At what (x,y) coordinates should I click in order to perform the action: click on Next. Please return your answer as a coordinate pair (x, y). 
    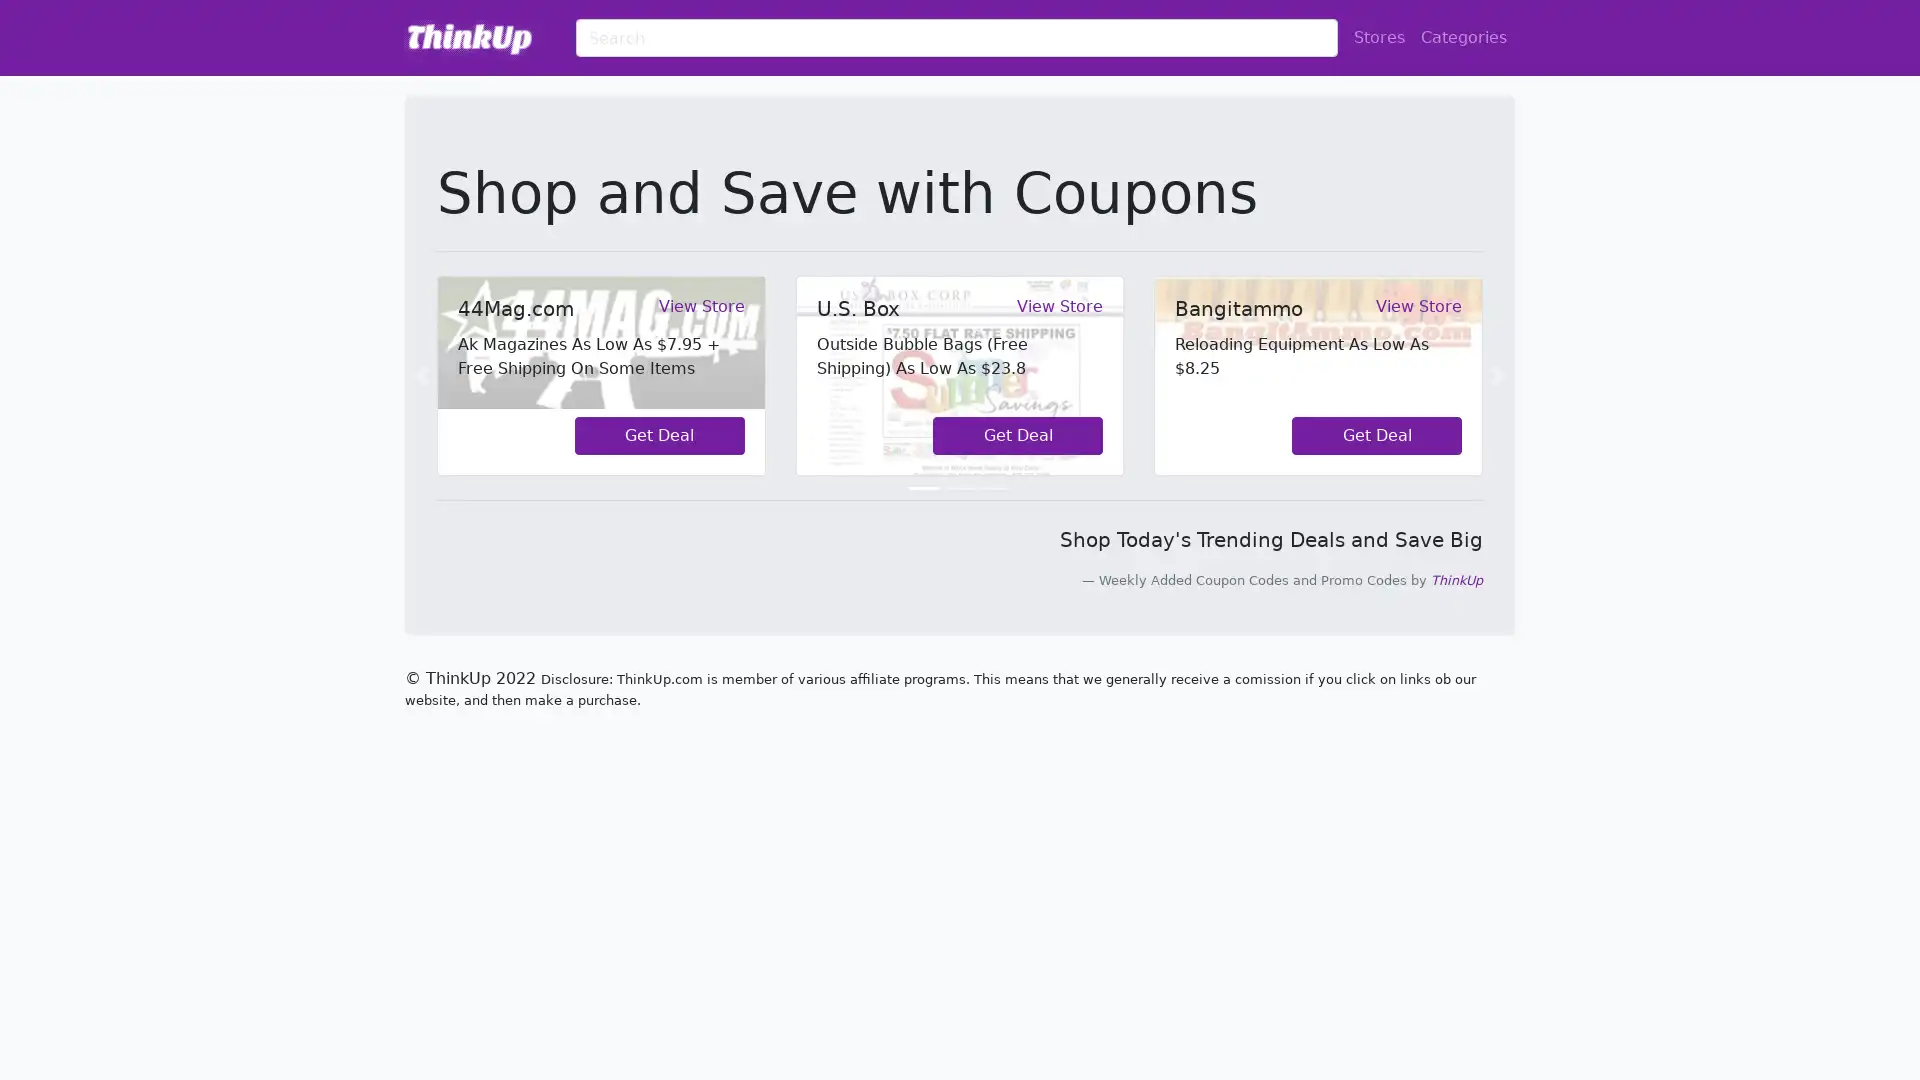
    Looking at the image, I should click on (1497, 375).